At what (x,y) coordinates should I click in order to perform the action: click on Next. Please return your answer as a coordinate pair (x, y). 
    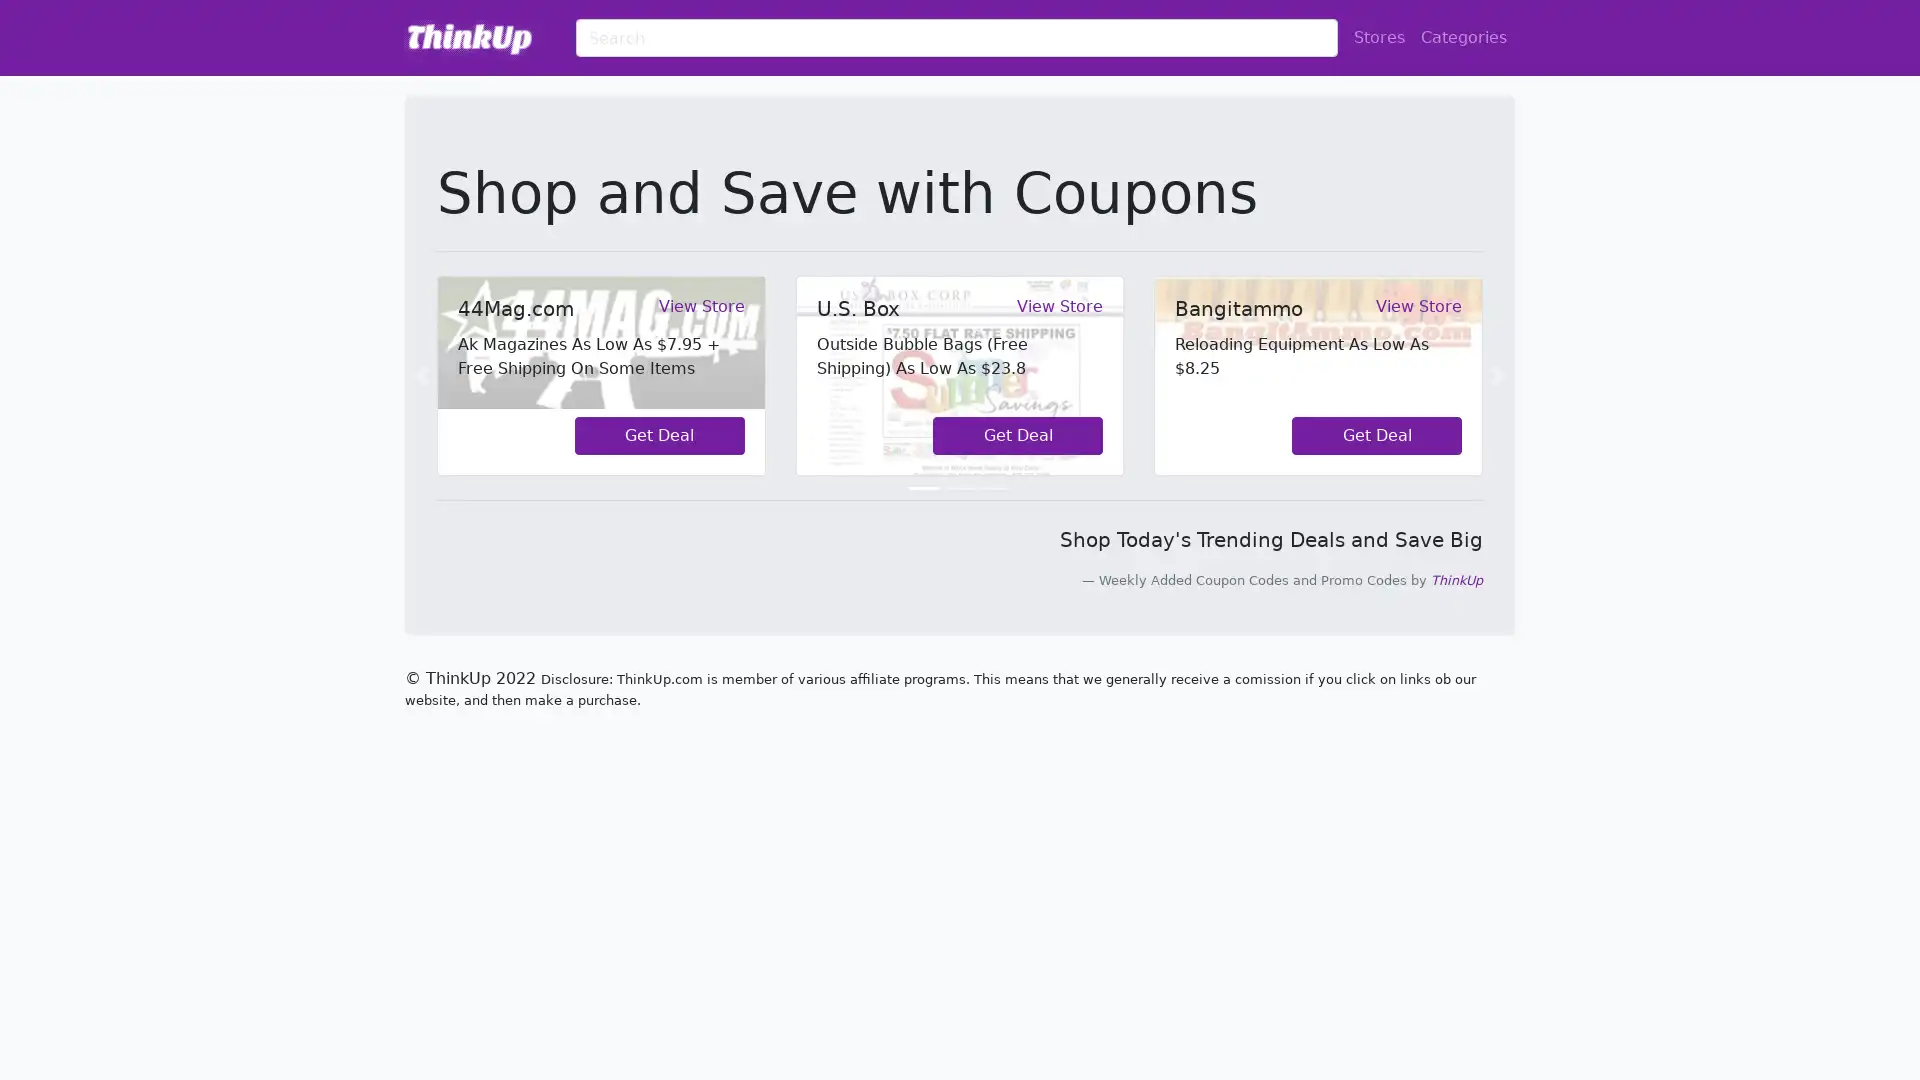
    Looking at the image, I should click on (1497, 375).